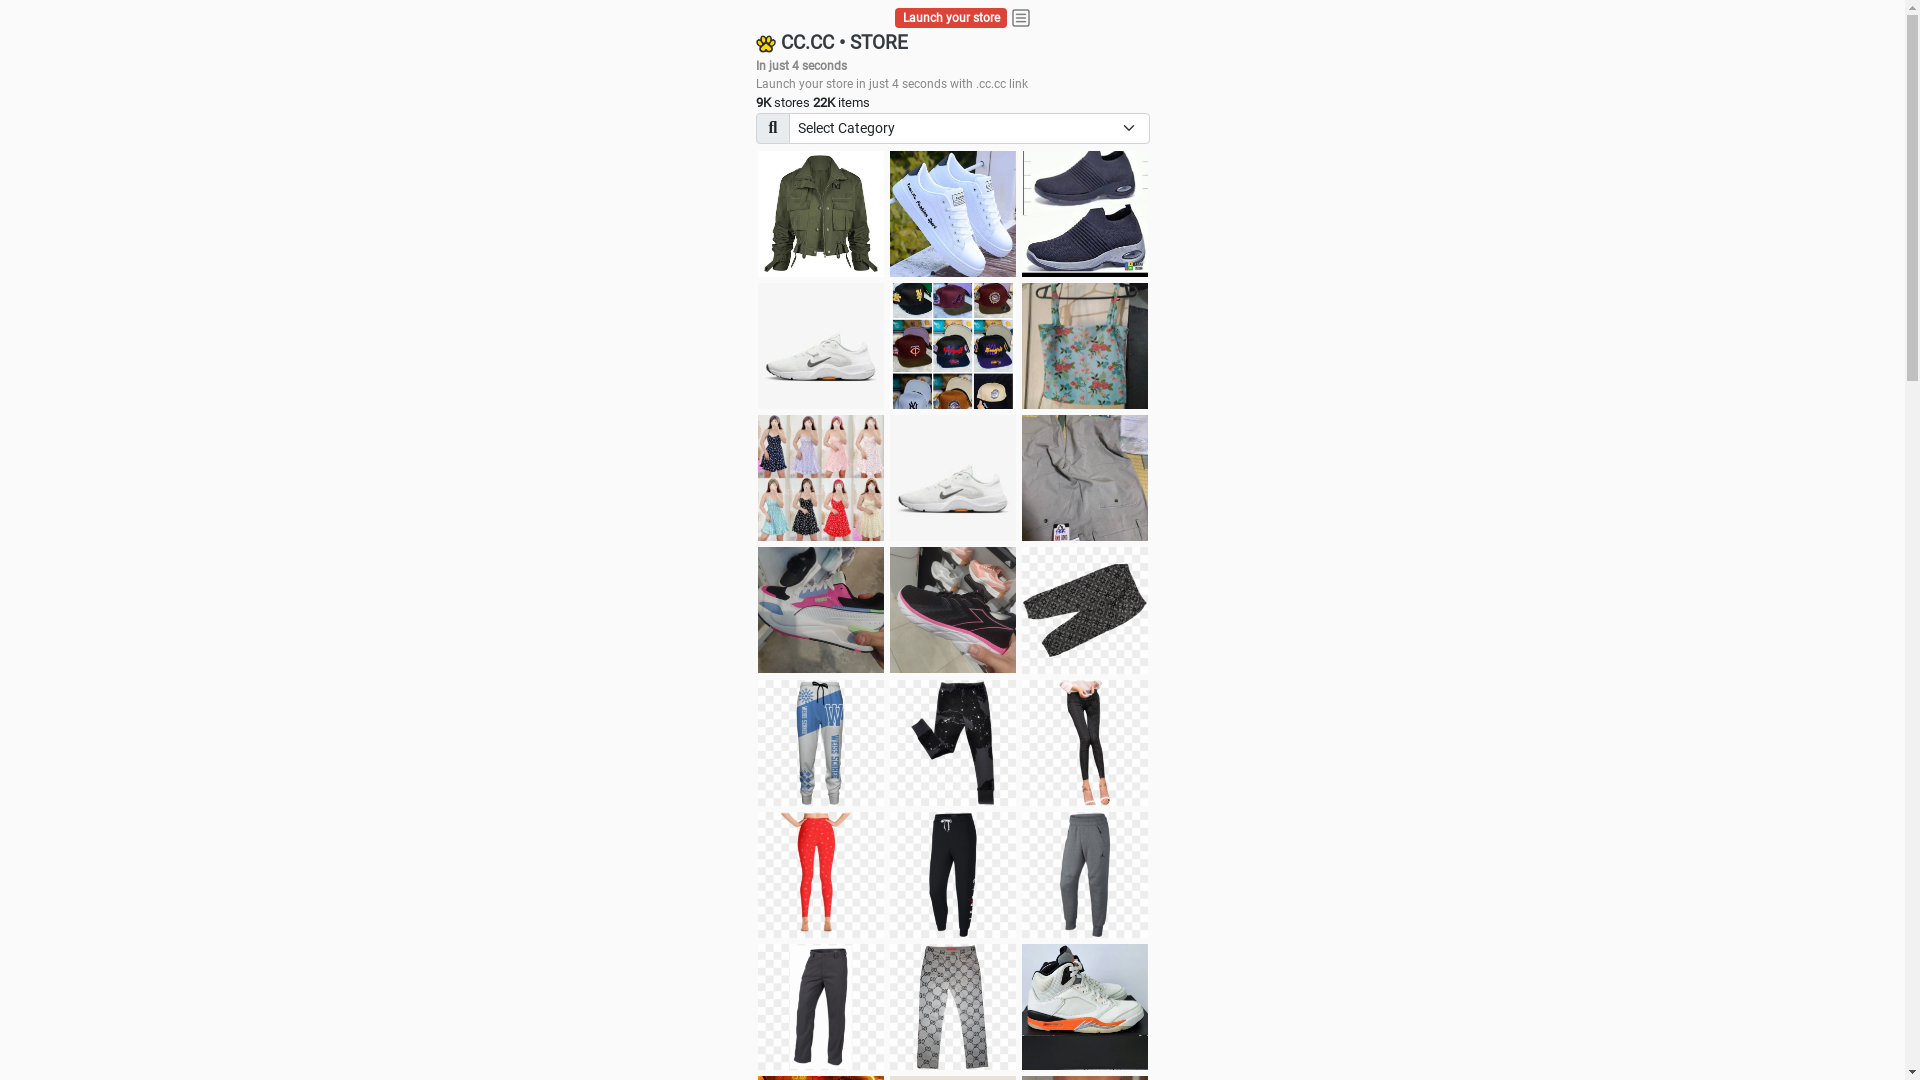  What do you see at coordinates (820, 213) in the screenshot?
I see `'jacket'` at bounding box center [820, 213].